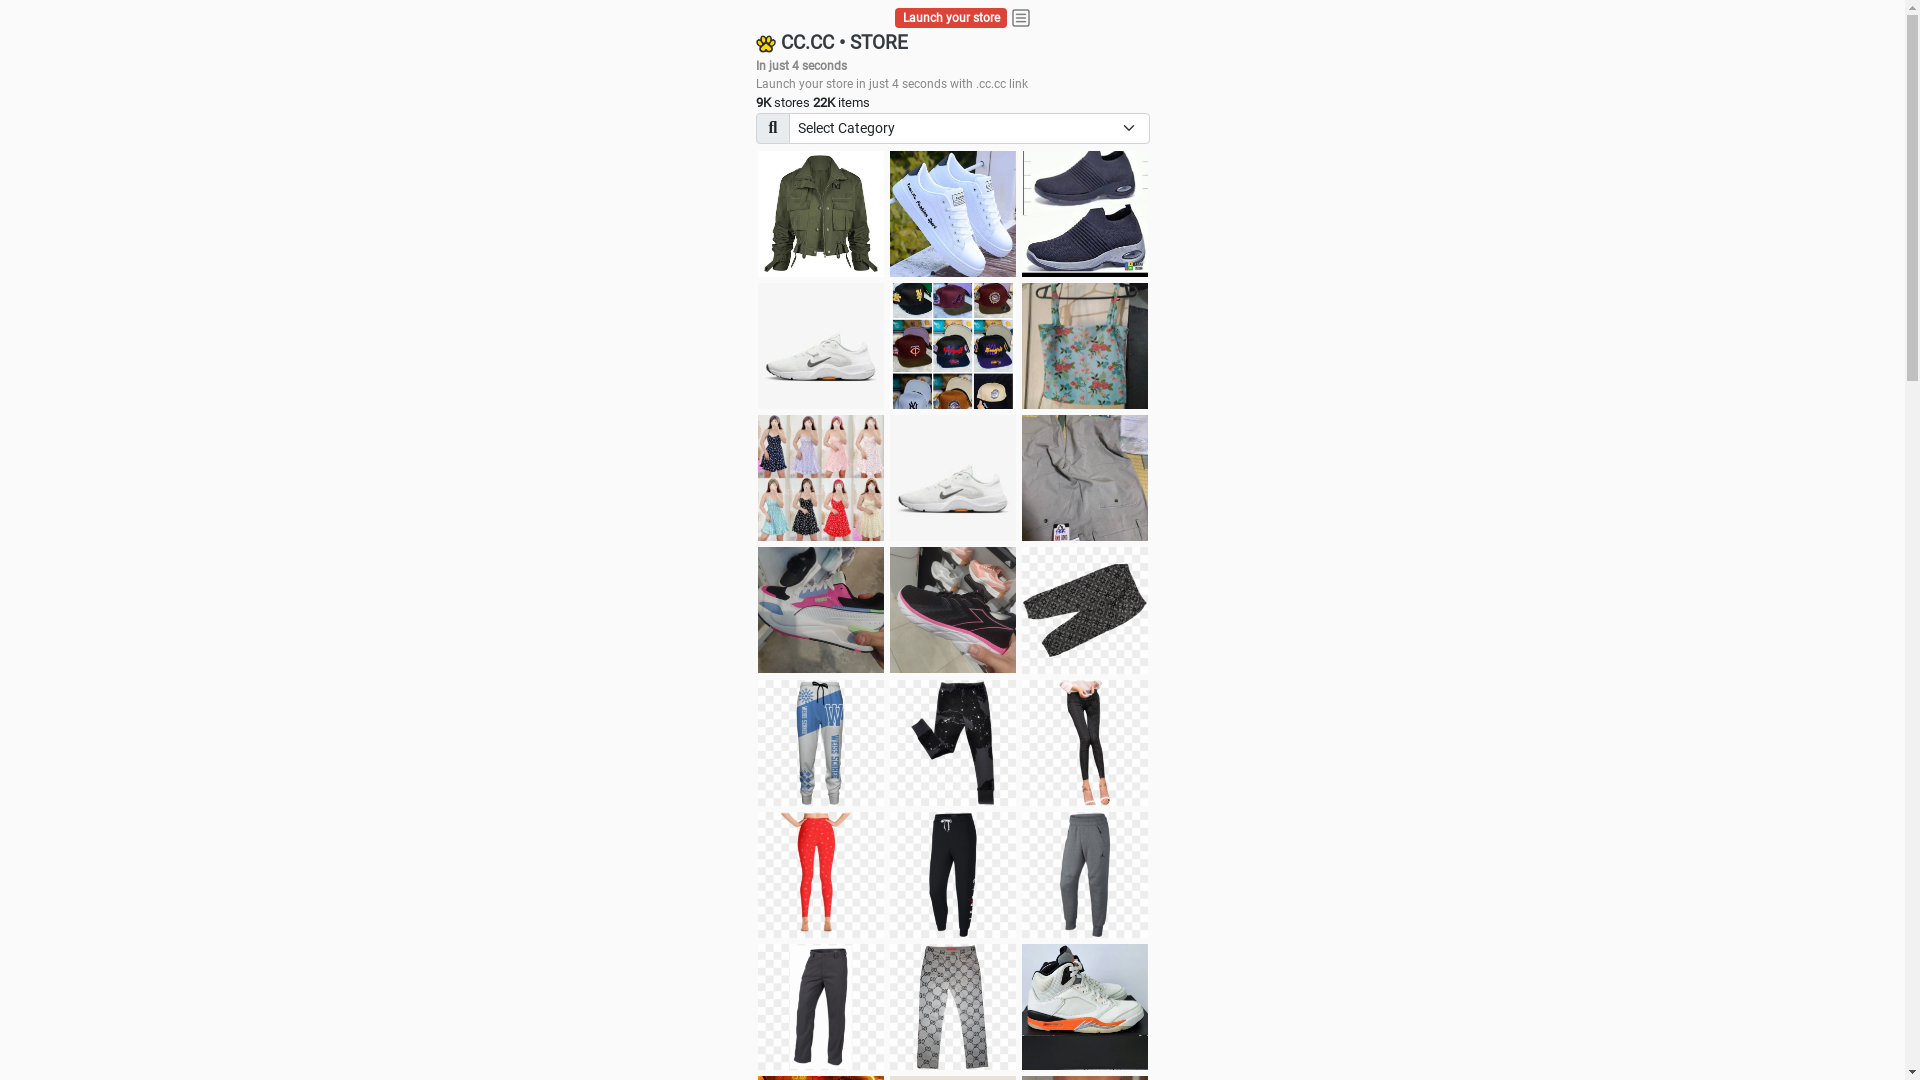  What do you see at coordinates (820, 213) in the screenshot?
I see `'jacket'` at bounding box center [820, 213].